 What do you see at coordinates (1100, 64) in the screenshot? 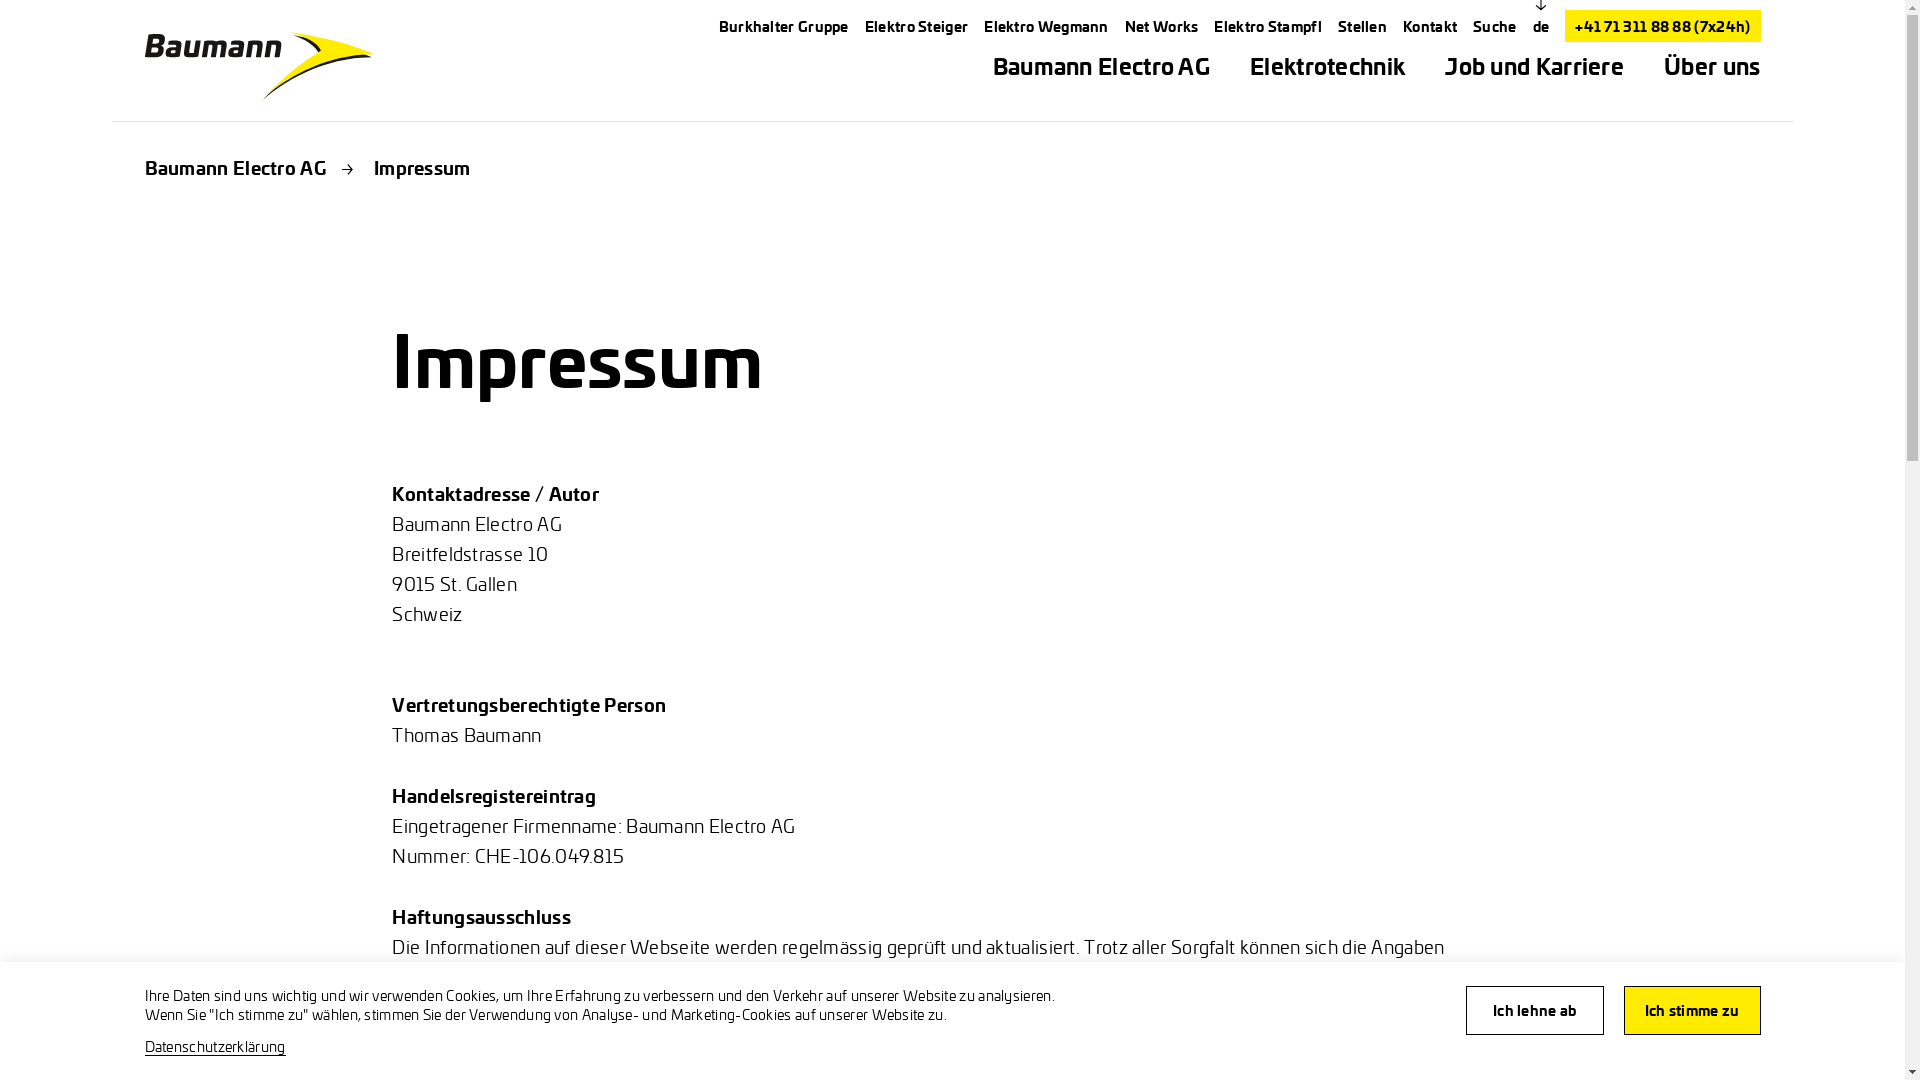
I see `'Baumann Electro AG'` at bounding box center [1100, 64].